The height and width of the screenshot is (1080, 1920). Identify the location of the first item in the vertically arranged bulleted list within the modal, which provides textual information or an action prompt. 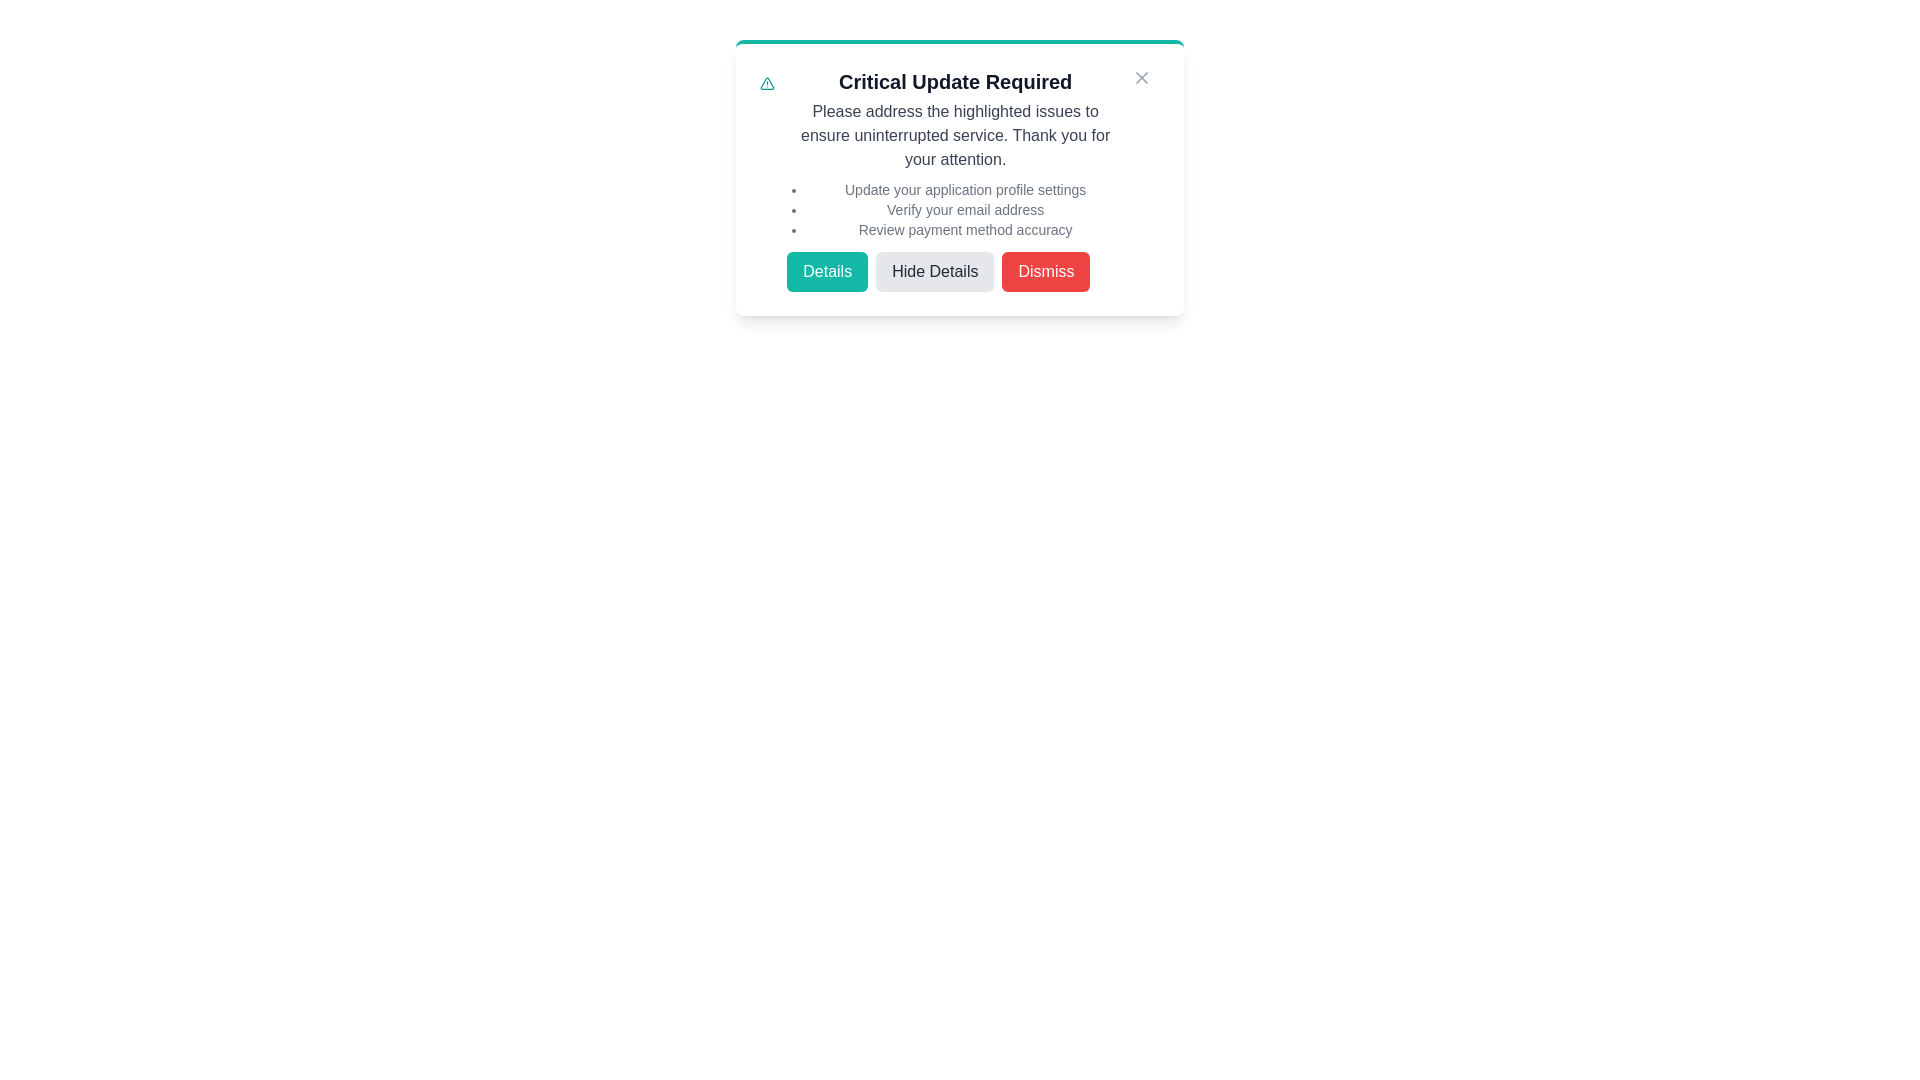
(965, 189).